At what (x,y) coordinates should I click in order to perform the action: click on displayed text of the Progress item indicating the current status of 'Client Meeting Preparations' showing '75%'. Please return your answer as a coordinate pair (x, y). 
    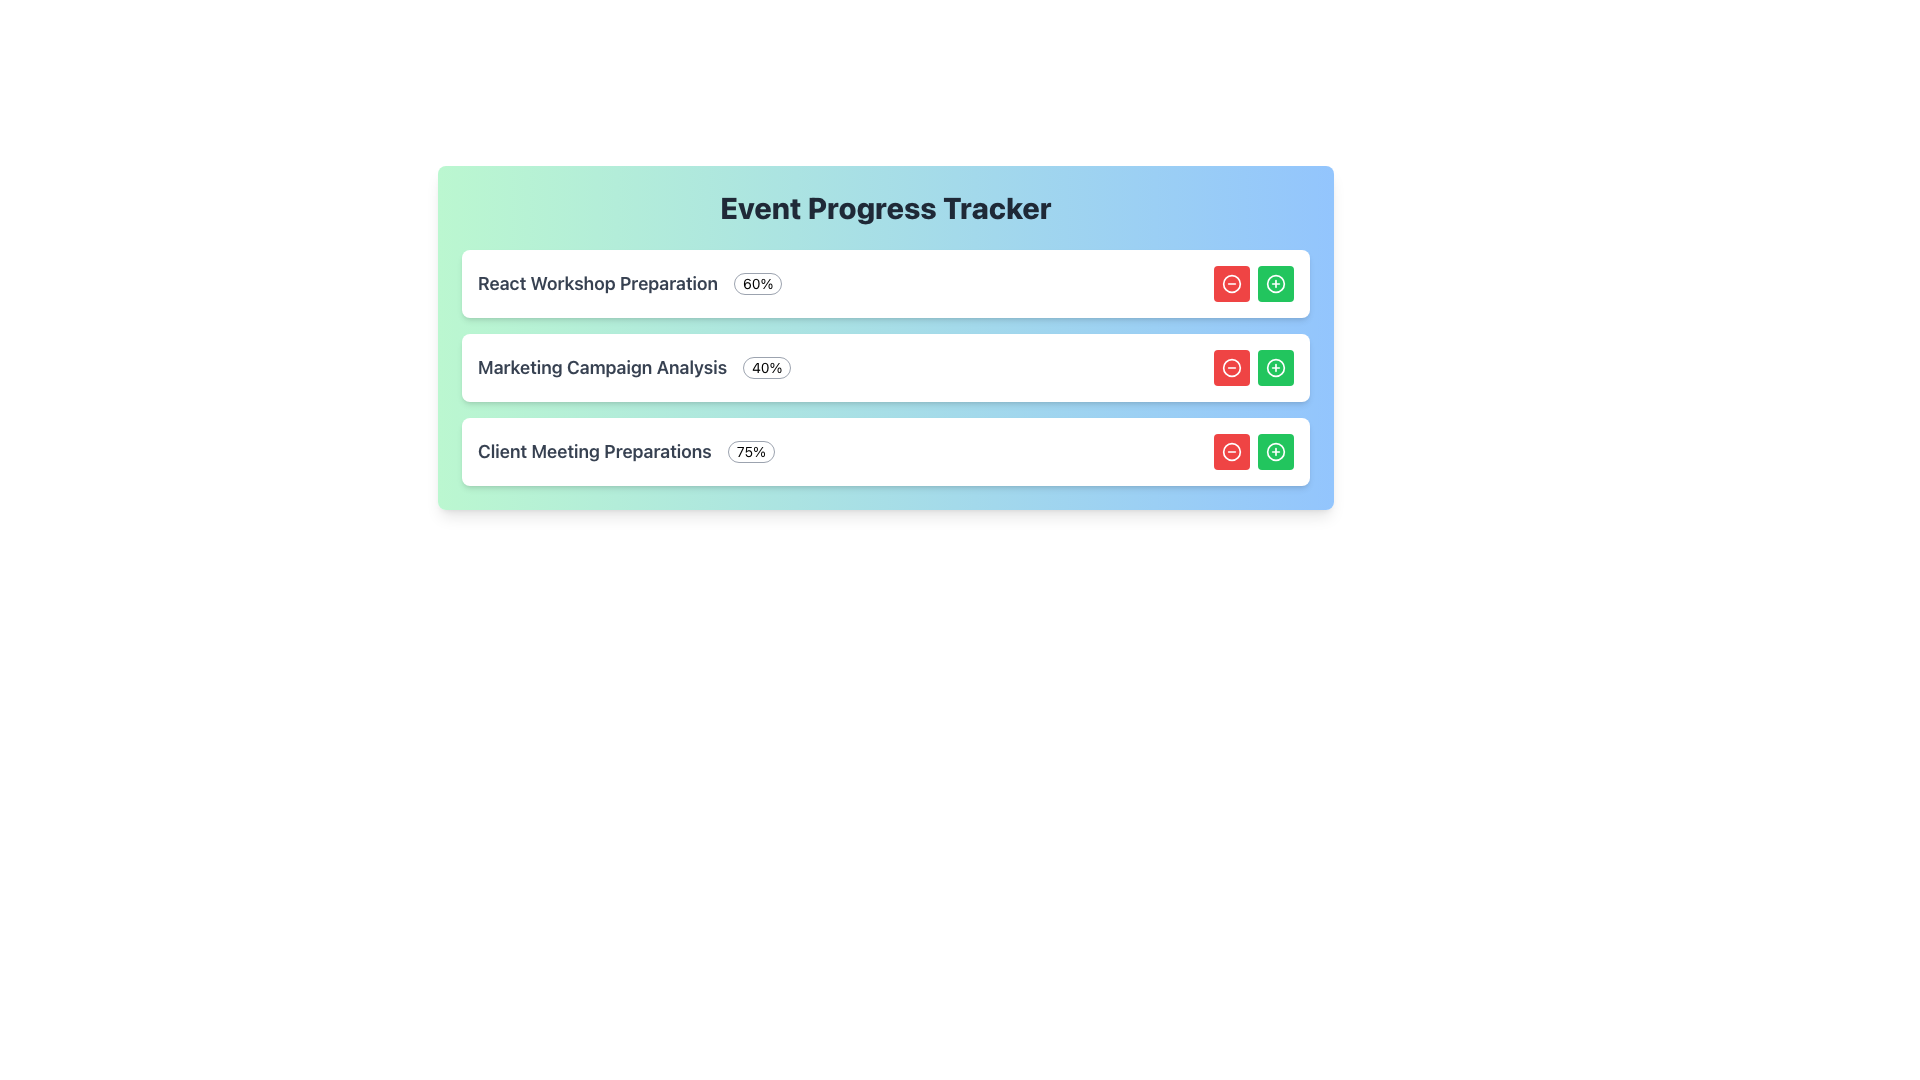
    Looking at the image, I should click on (625, 451).